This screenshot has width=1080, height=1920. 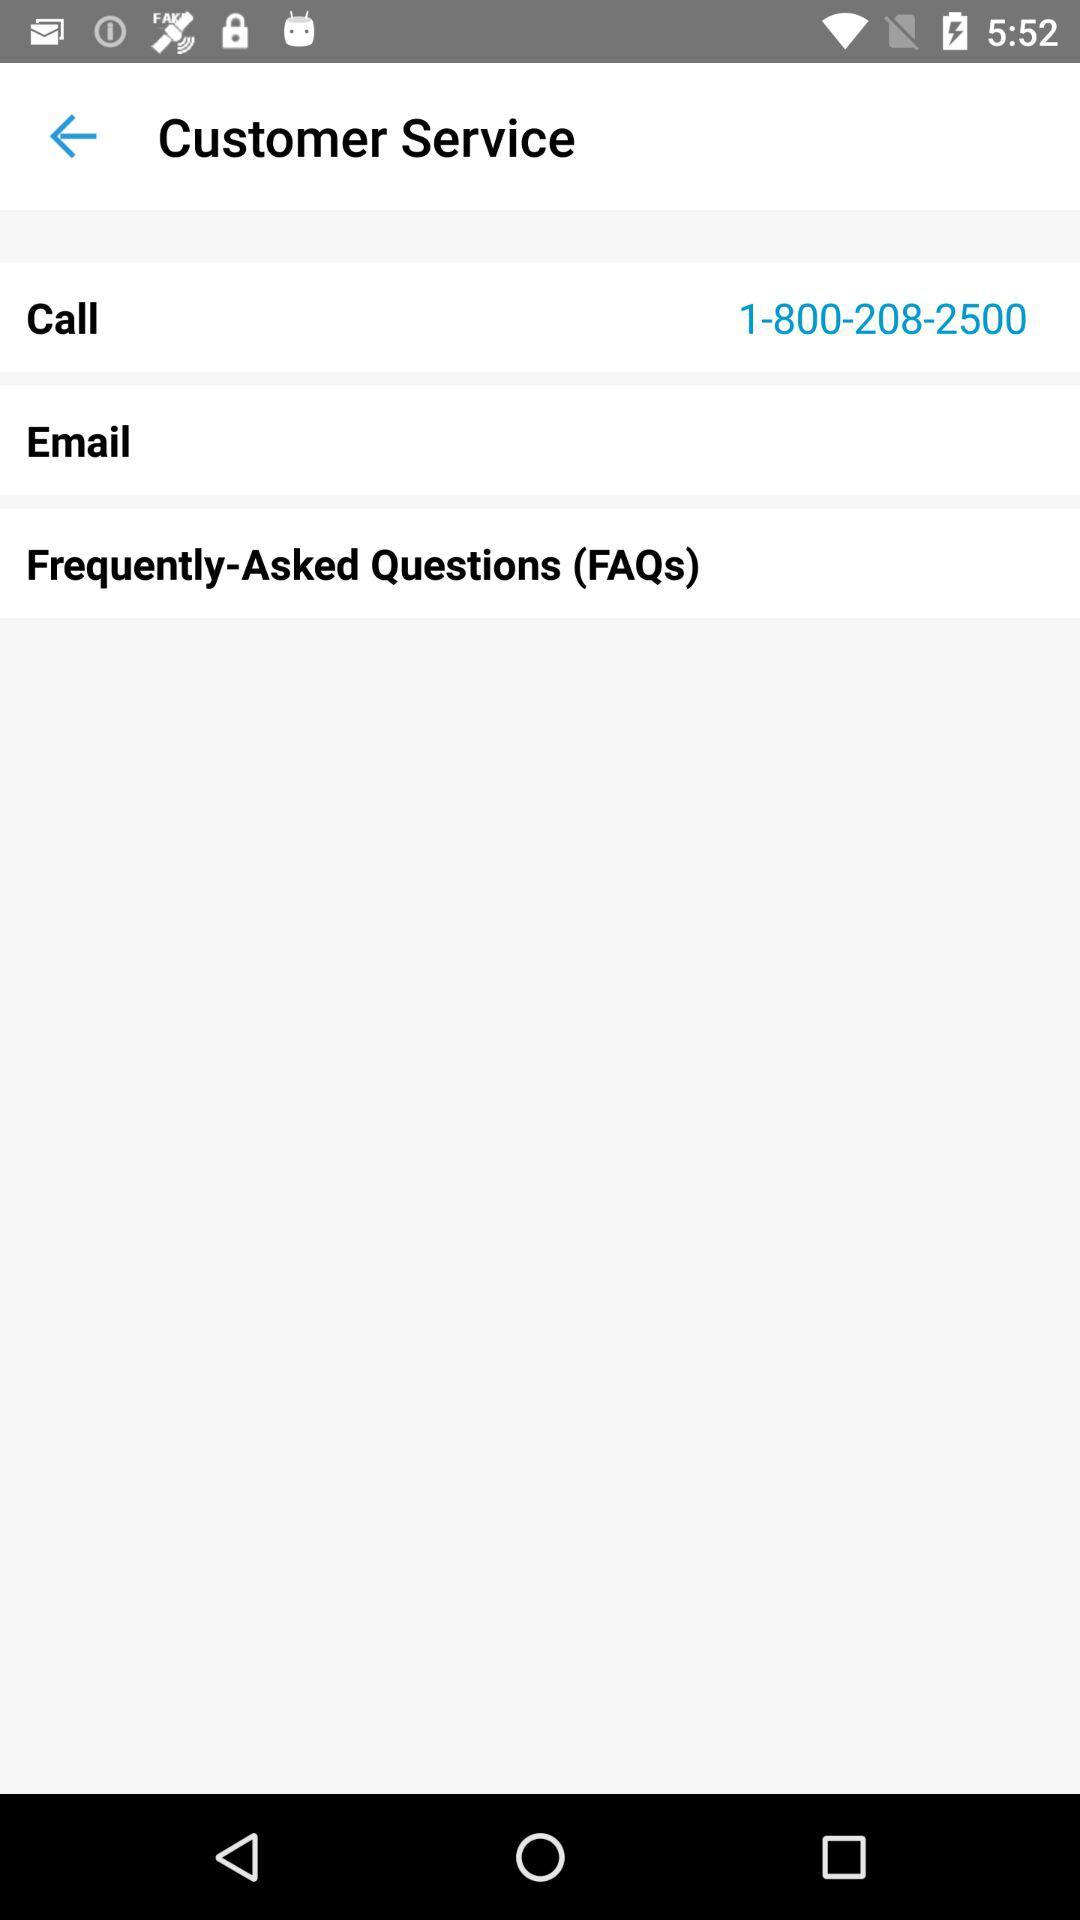 I want to click on frequently asked questions item, so click(x=540, y=562).